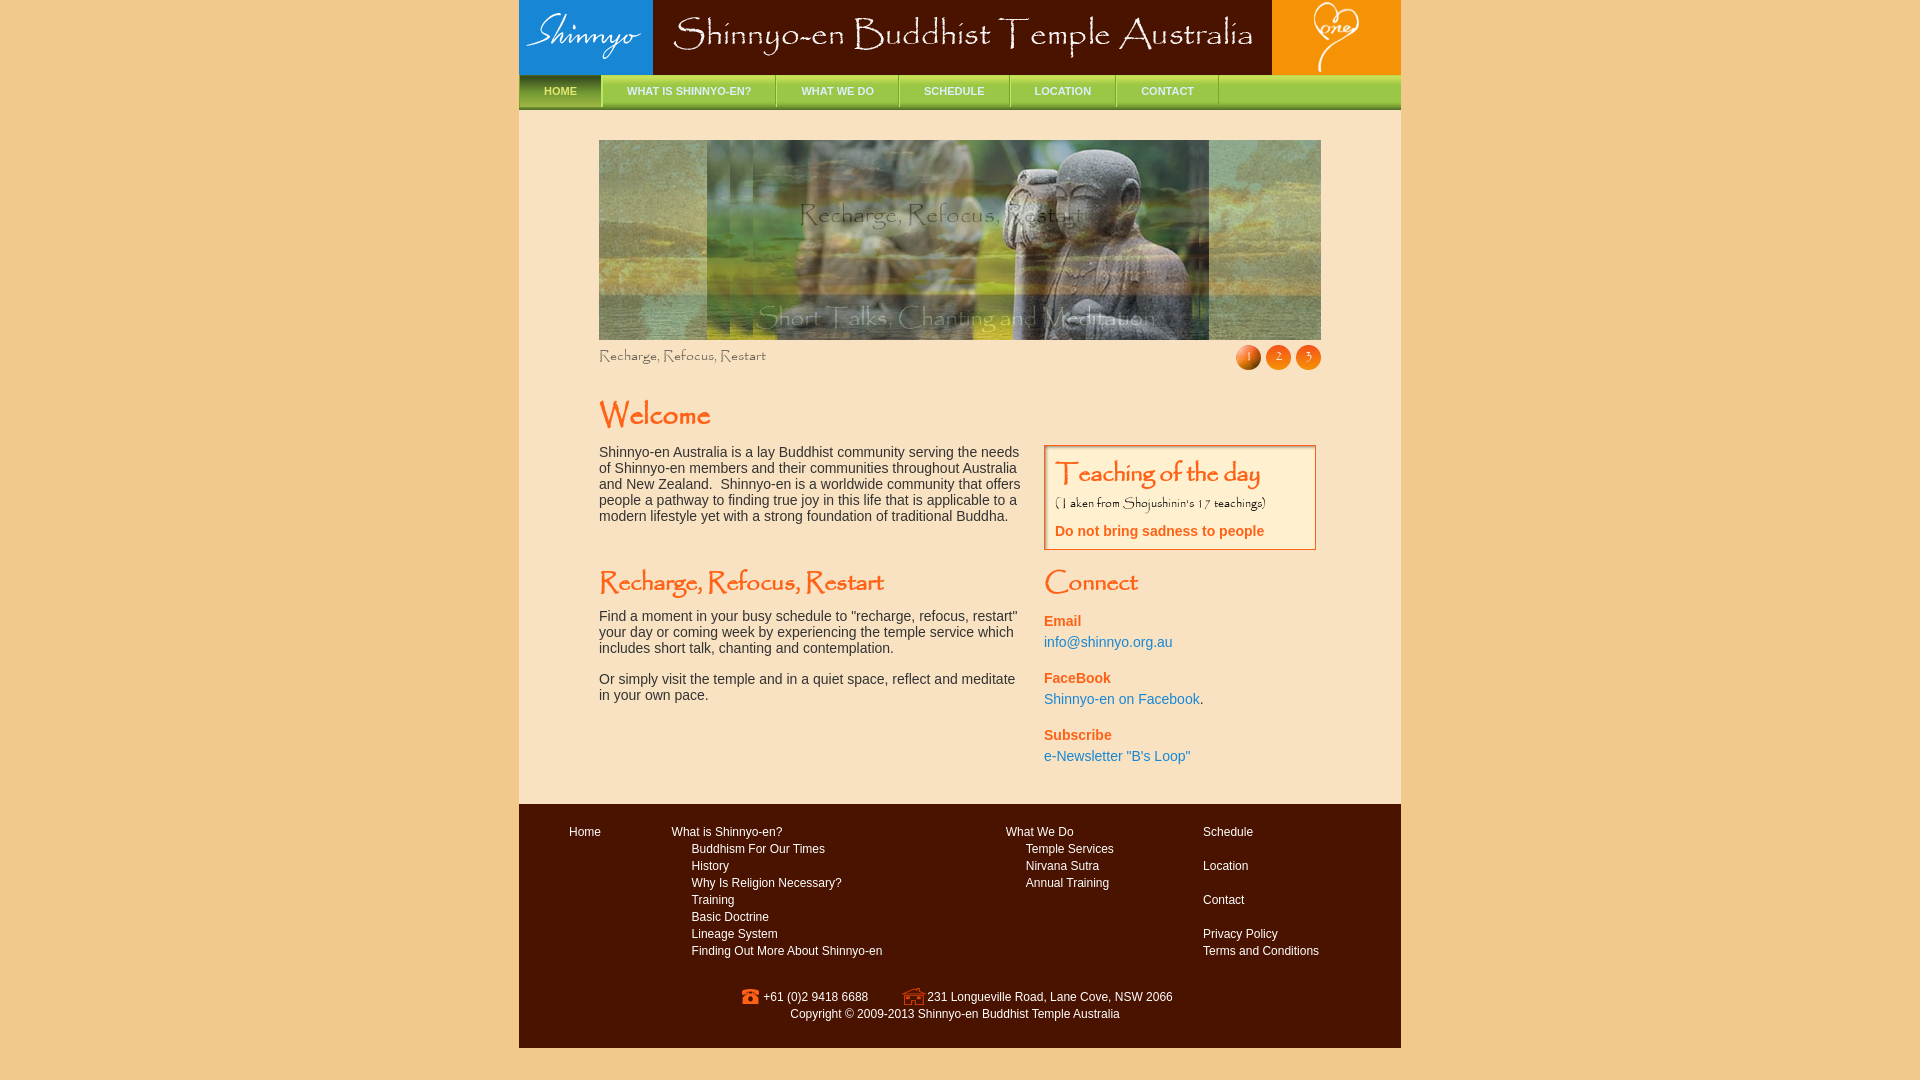  I want to click on 'Annual Training', so click(1066, 882).